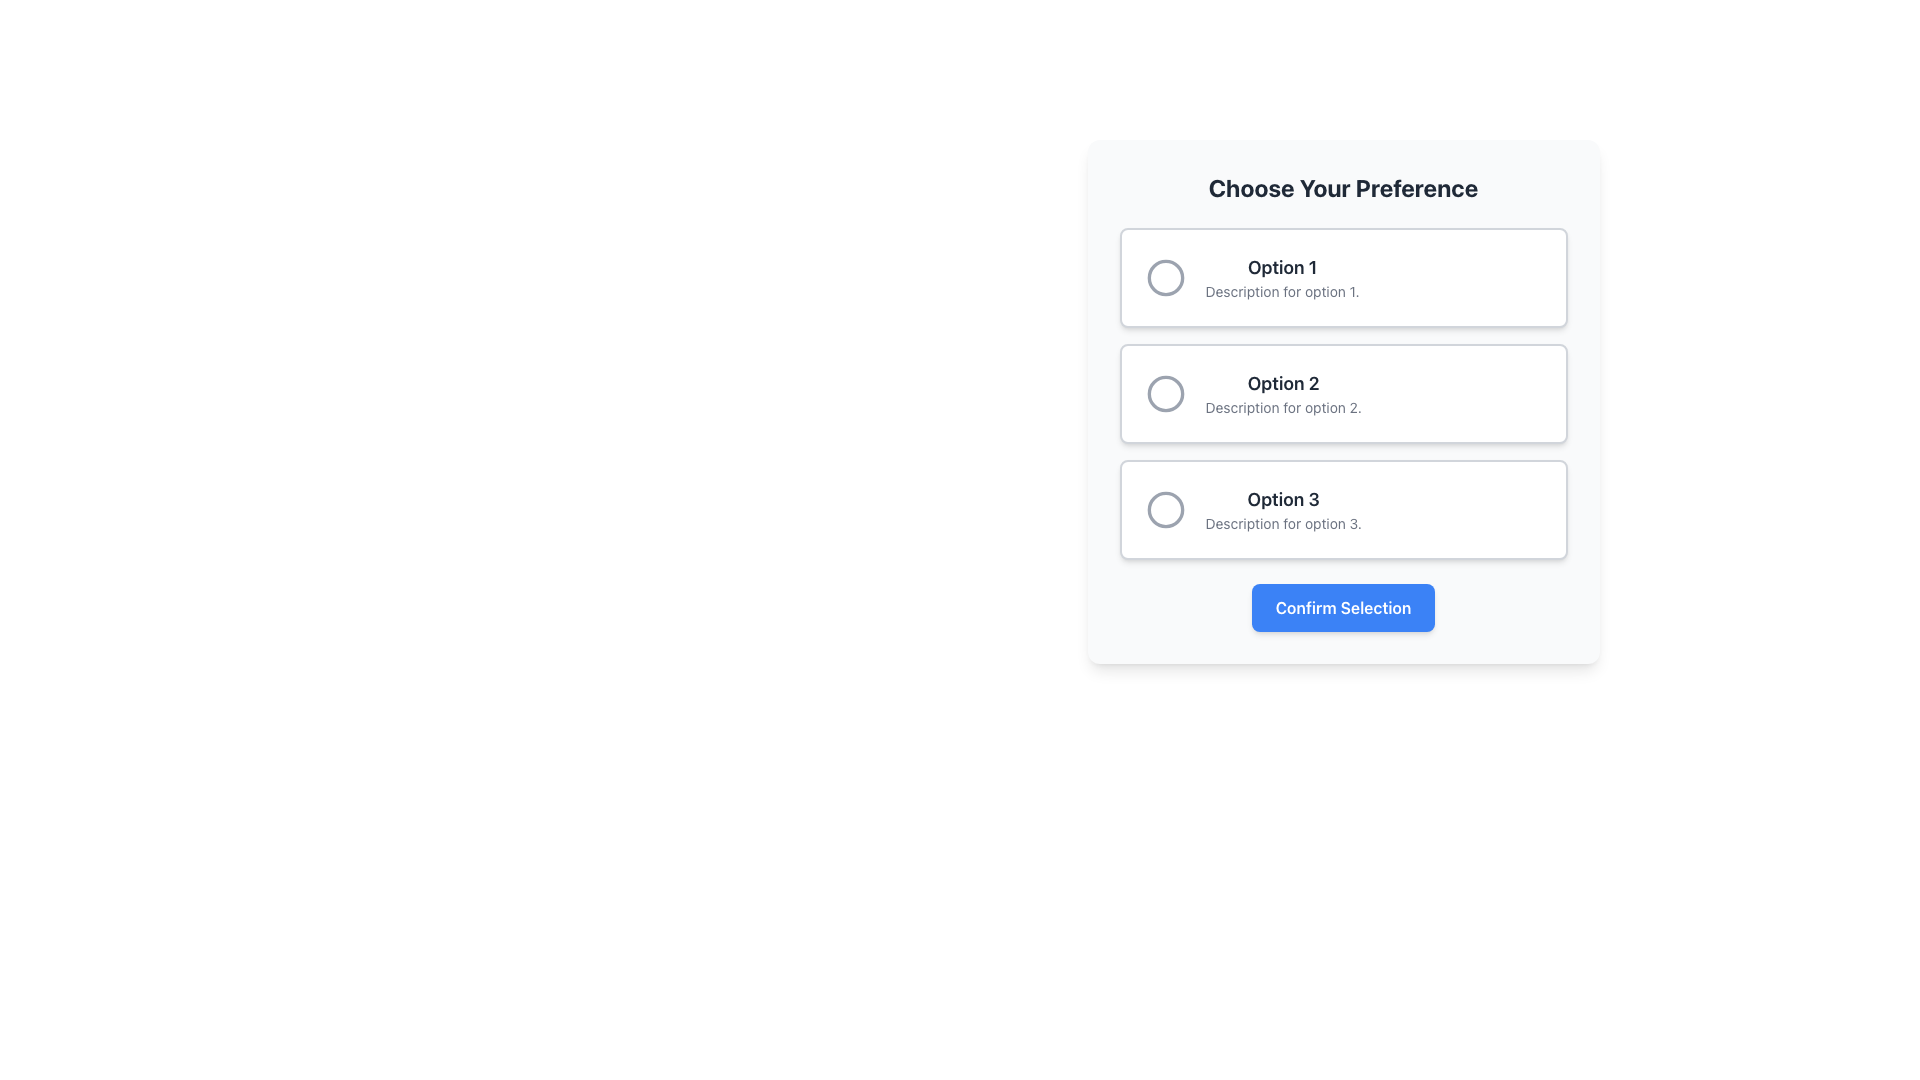 The height and width of the screenshot is (1080, 1920). I want to click on the rectangular 'Confirm Selection' button with a blue background and white bold text to confirm the choice, so click(1343, 607).